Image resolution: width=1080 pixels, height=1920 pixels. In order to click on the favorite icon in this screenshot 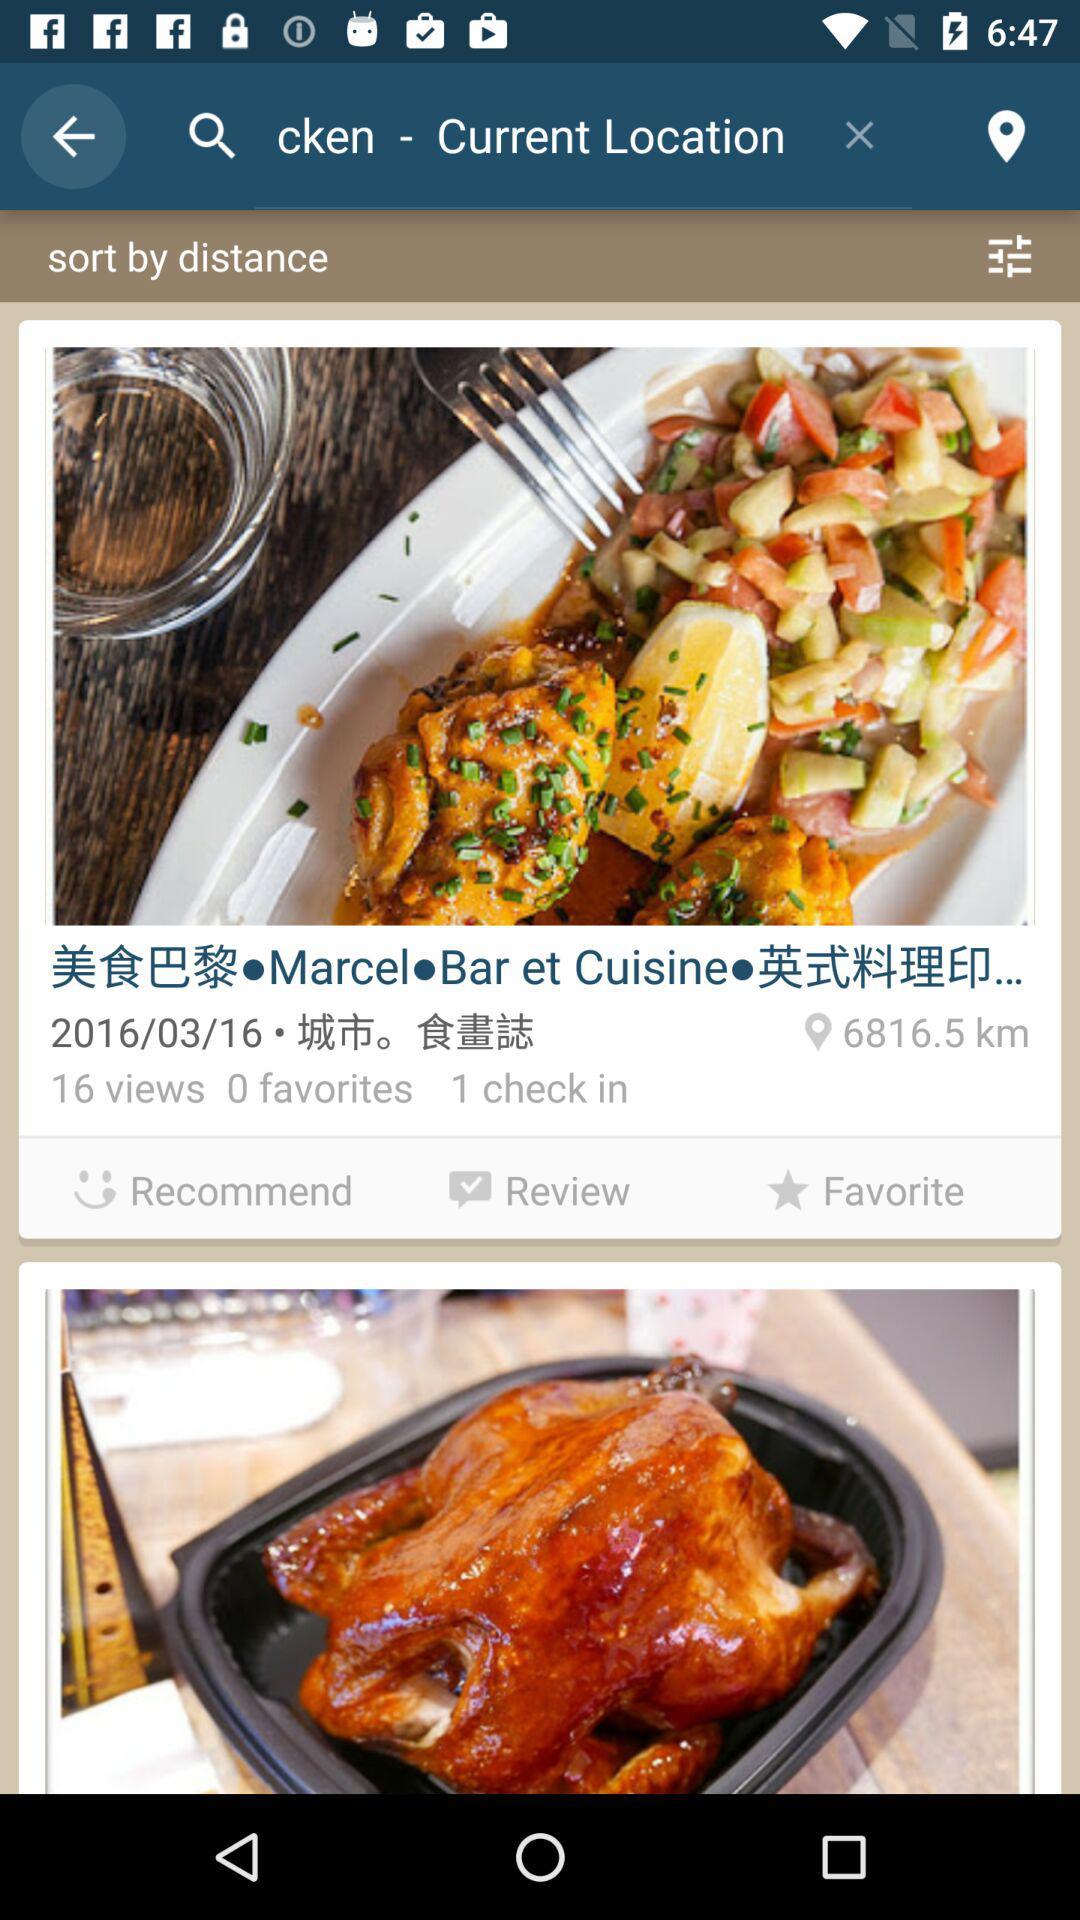, I will do `click(864, 1189)`.